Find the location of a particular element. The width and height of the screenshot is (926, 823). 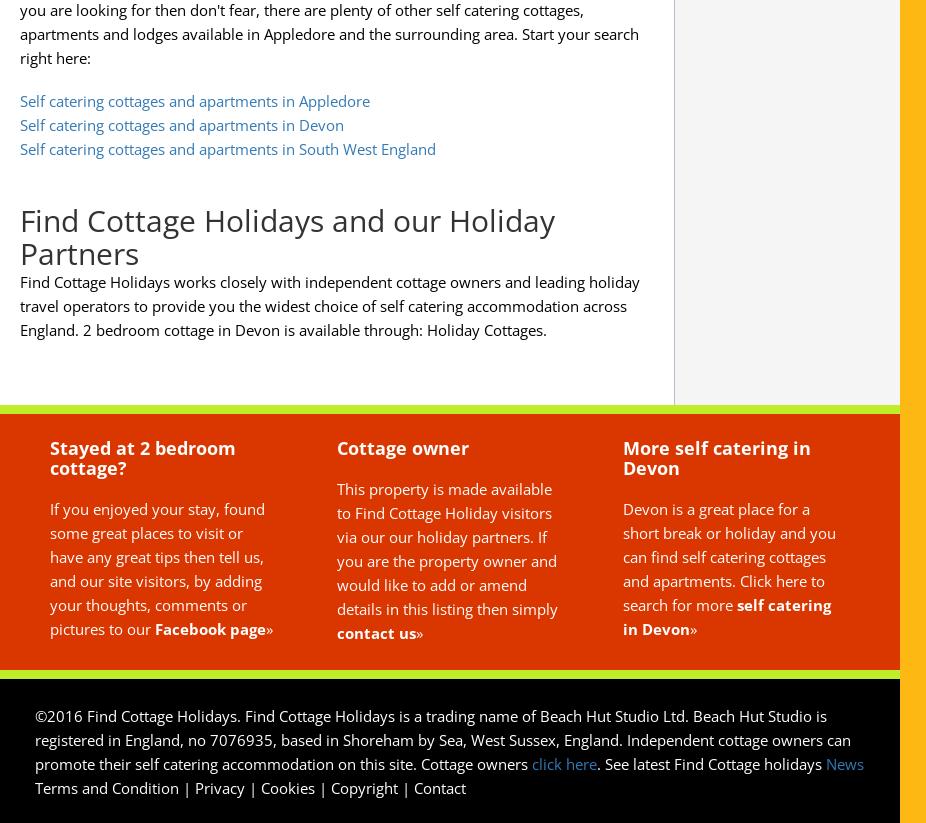

'News' is located at coordinates (844, 762).